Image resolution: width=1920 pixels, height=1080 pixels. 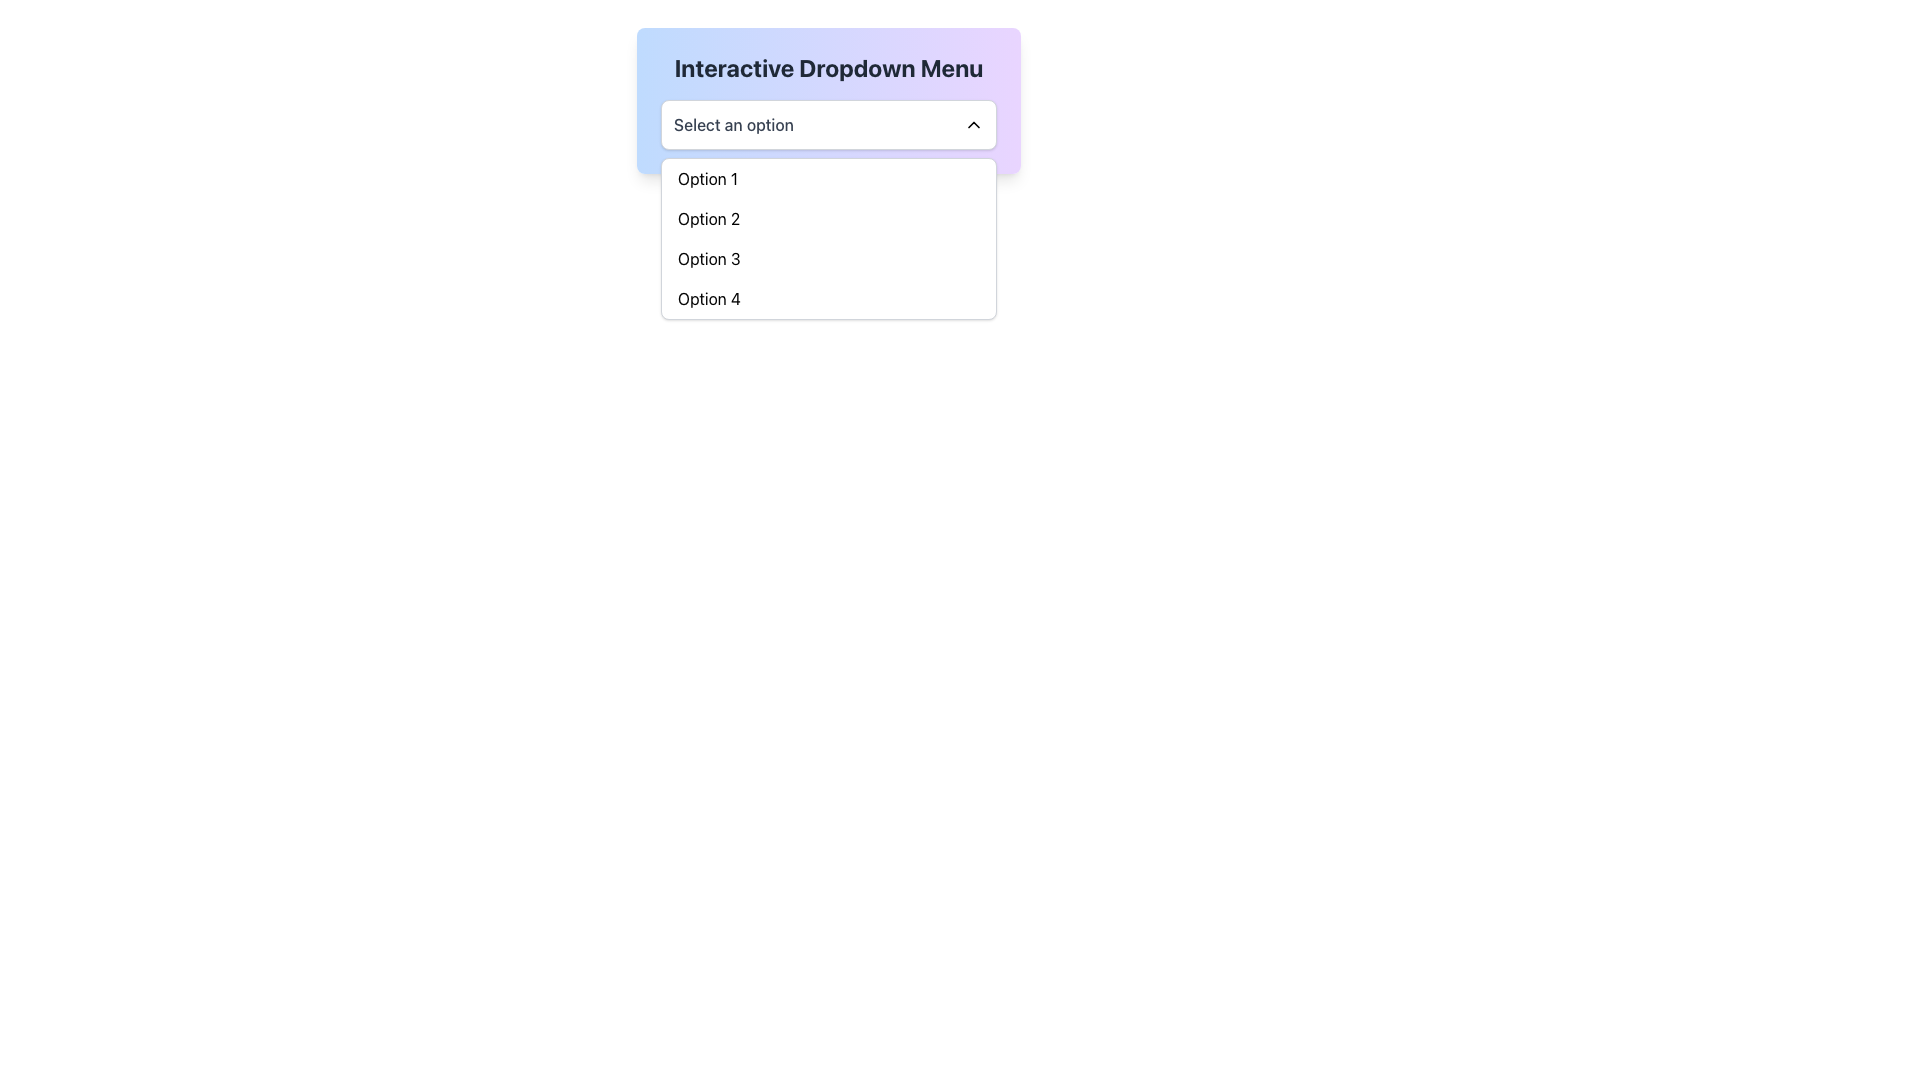 What do you see at coordinates (829, 124) in the screenshot?
I see `an option from the dropdown menu located beneath the title 'Interactive Dropdown Menu' and is the first dropdown component in the interface layout` at bounding box center [829, 124].